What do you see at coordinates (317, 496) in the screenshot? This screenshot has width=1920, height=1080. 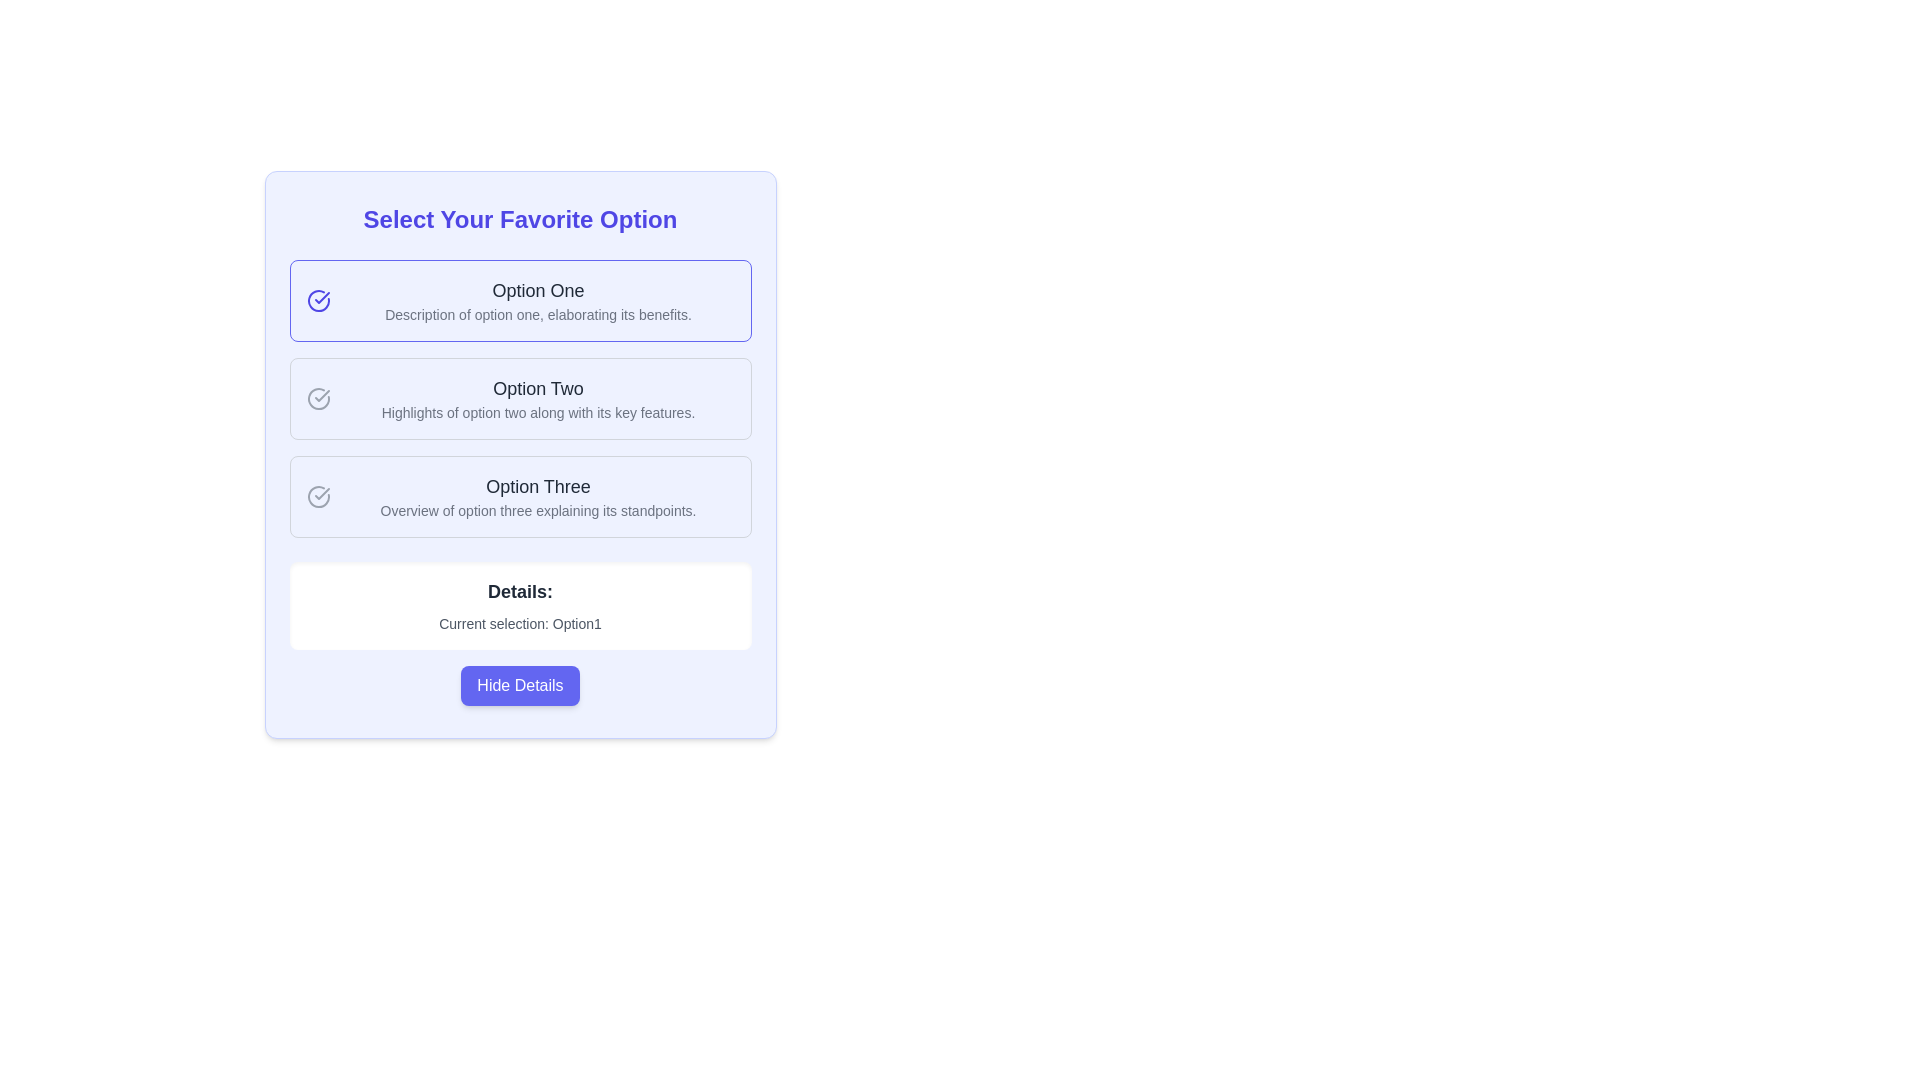 I see `the circular gray icon with a check mark, which is located in the leftmost position of the 'Option Three' row, preceding the text 'Option Three Overview of option three explaining its standpoints.'` at bounding box center [317, 496].